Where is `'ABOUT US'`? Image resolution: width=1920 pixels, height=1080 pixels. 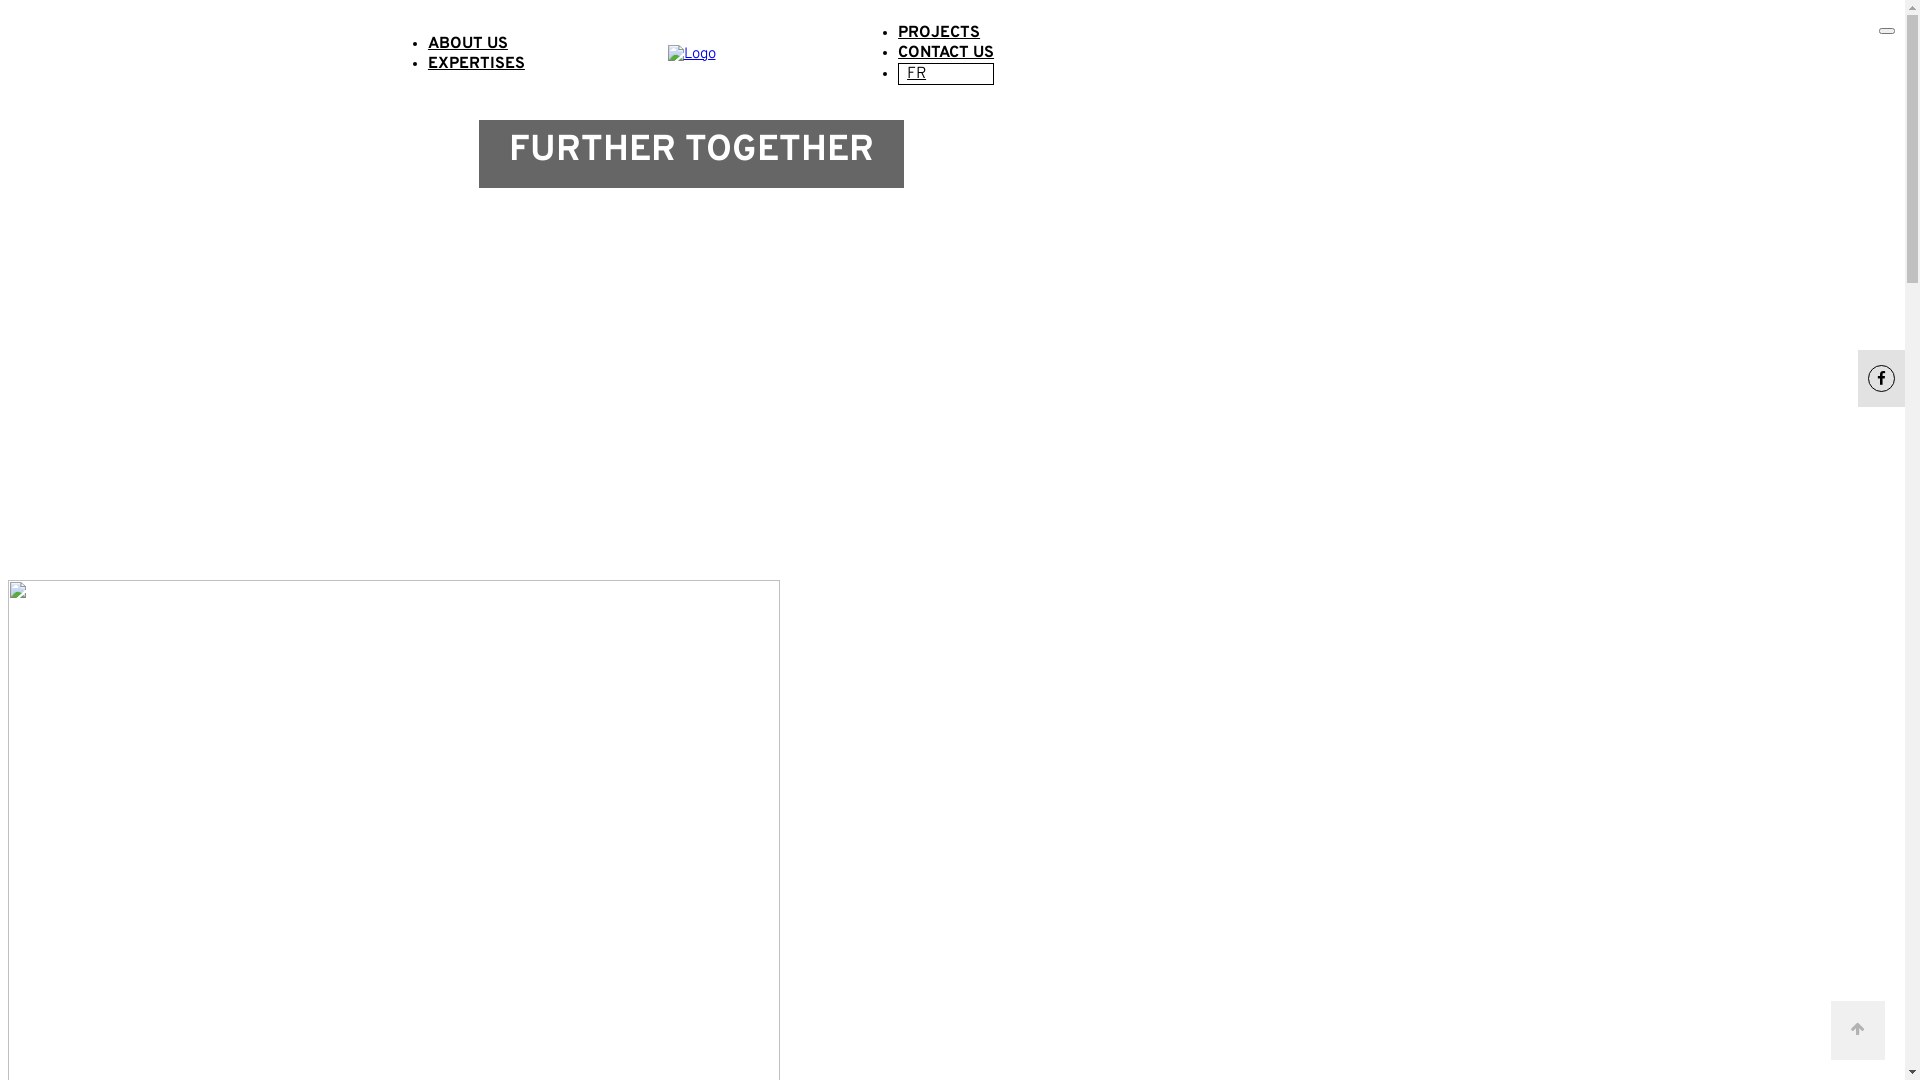
'ABOUT US' is located at coordinates (426, 43).